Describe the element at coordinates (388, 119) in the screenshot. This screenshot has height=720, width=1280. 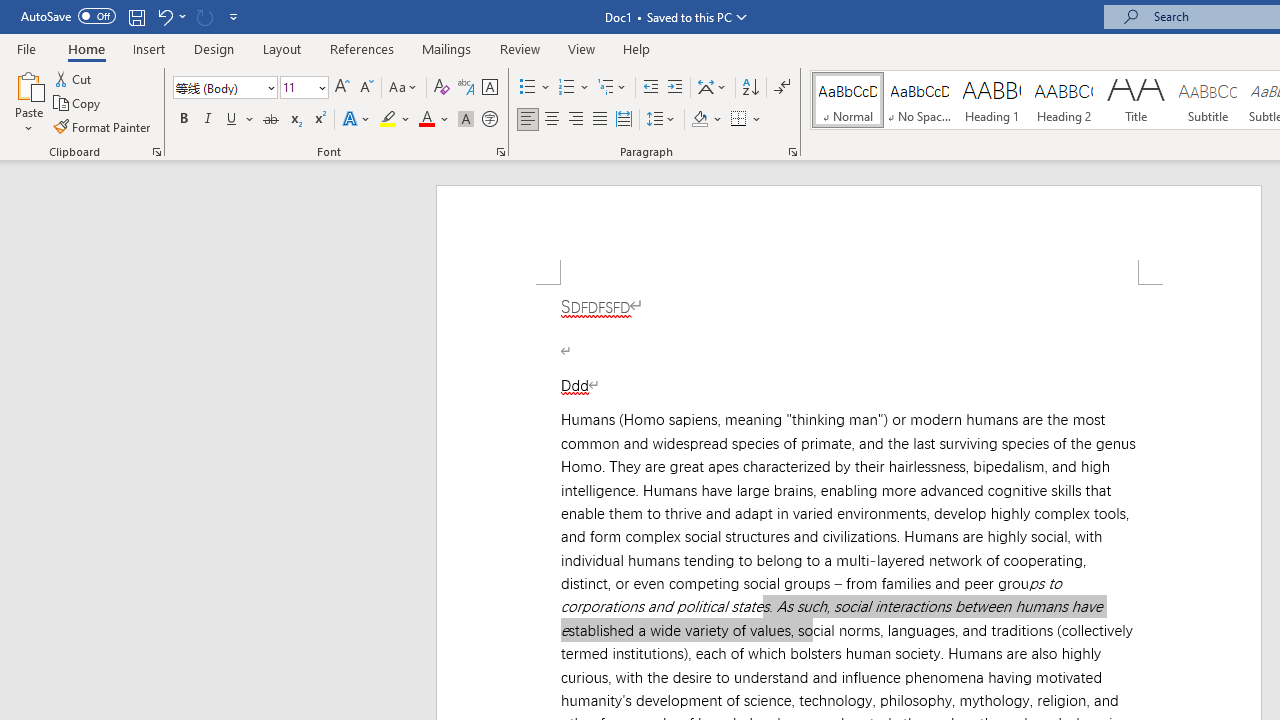
I see `'Text Highlight Color Yellow'` at that location.